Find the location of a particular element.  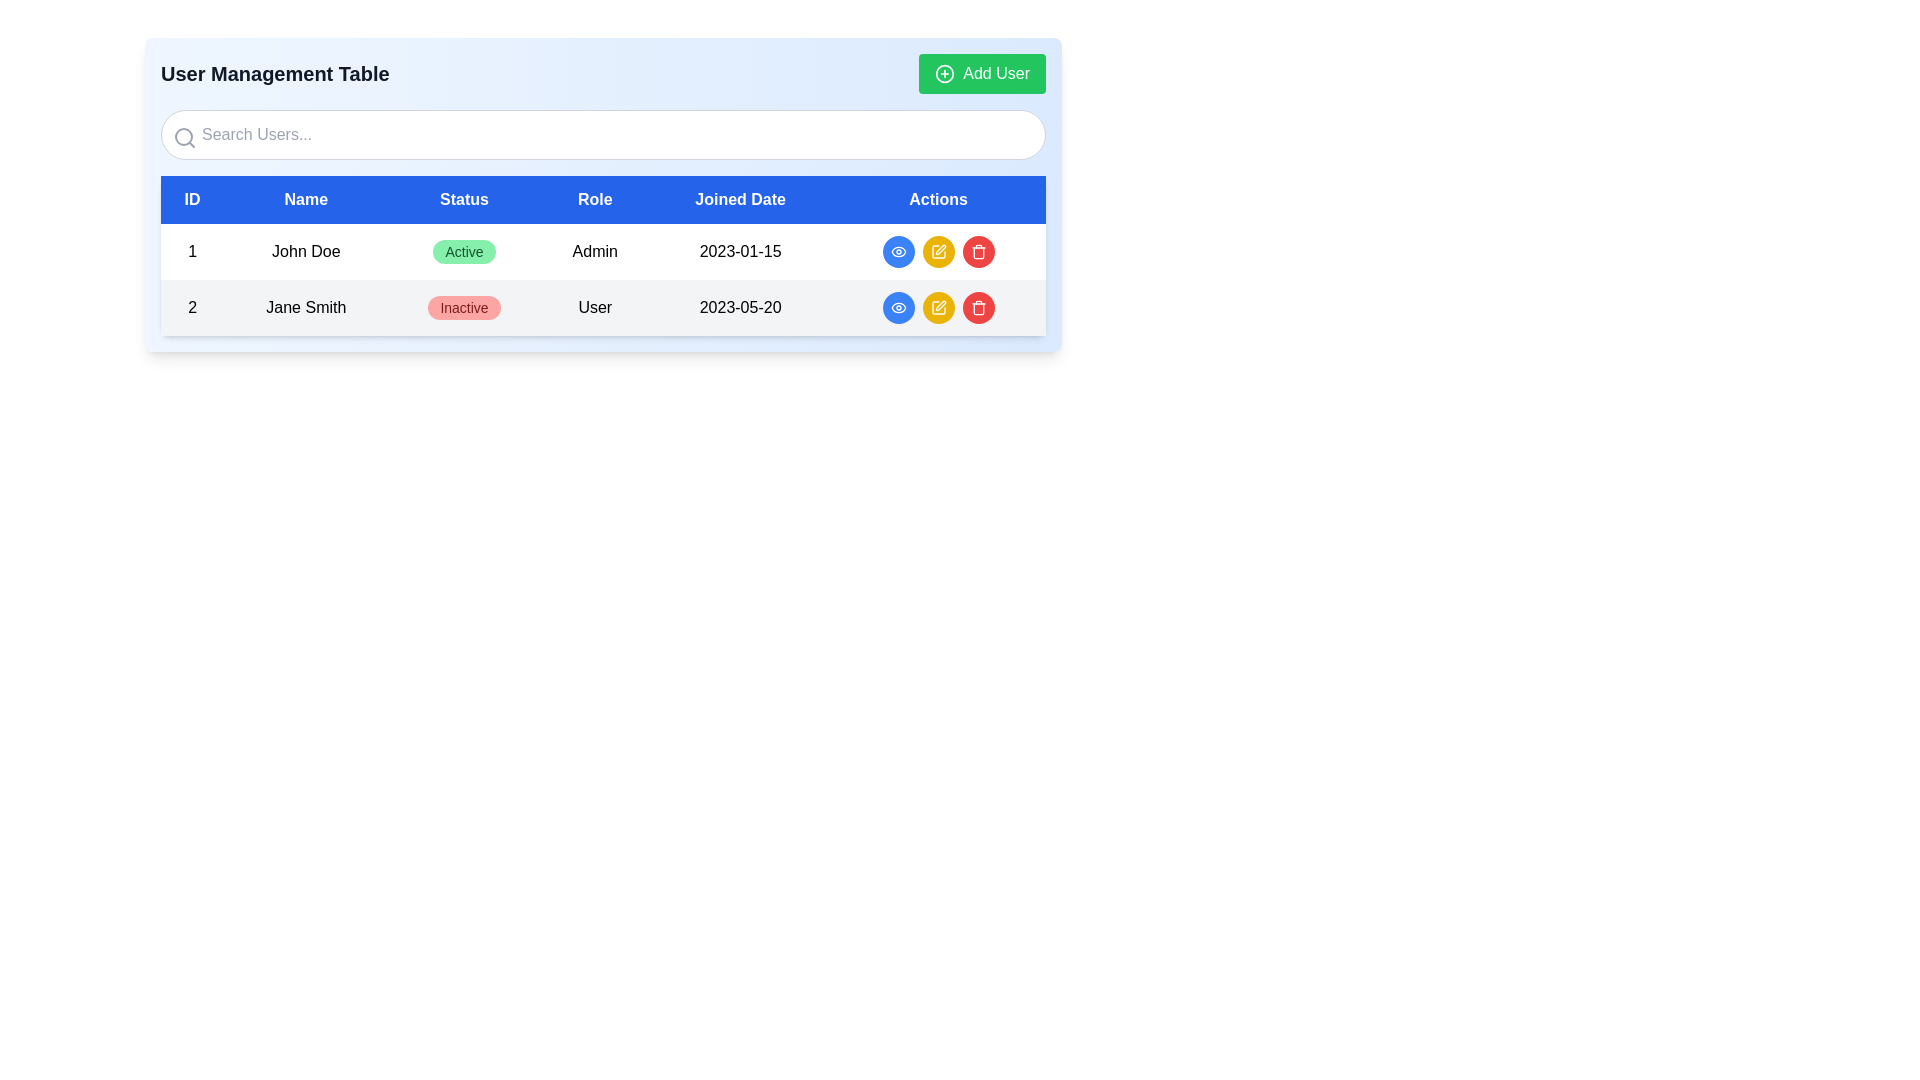

the 'Edit' button in the first row of the user table is located at coordinates (937, 250).